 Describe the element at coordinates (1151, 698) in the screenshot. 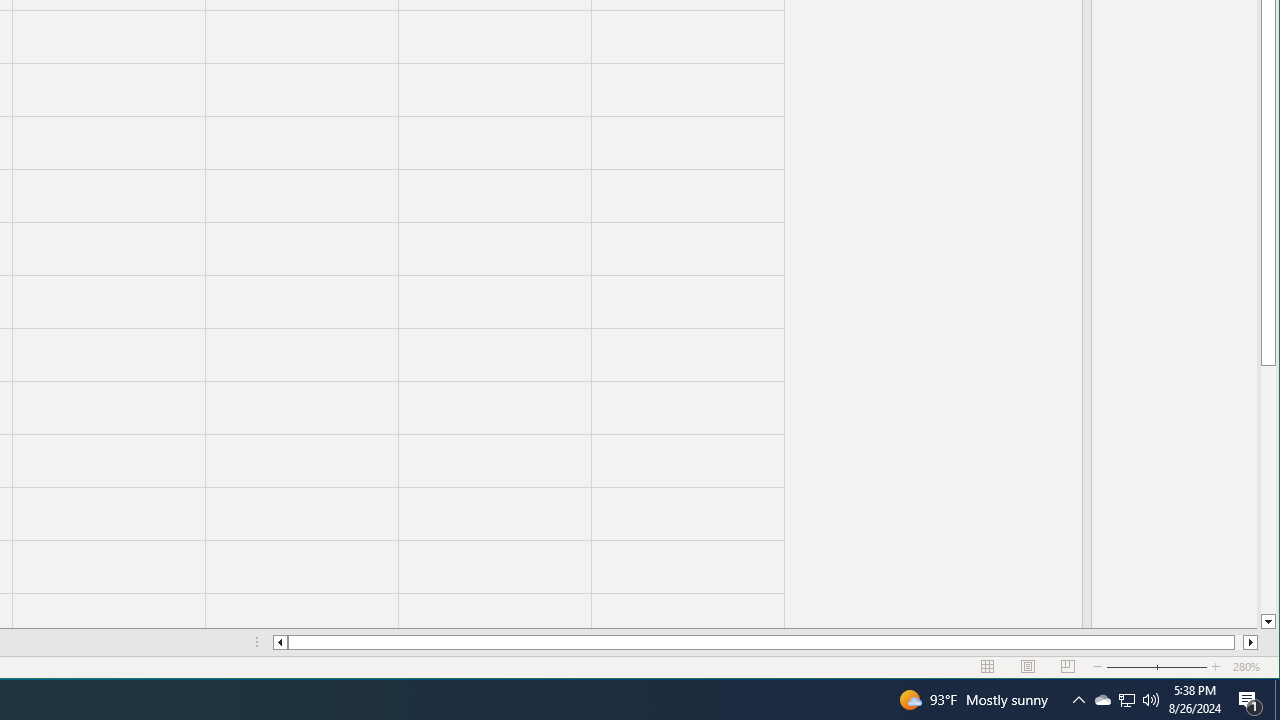

I see `'Q2790: 100%'` at that location.